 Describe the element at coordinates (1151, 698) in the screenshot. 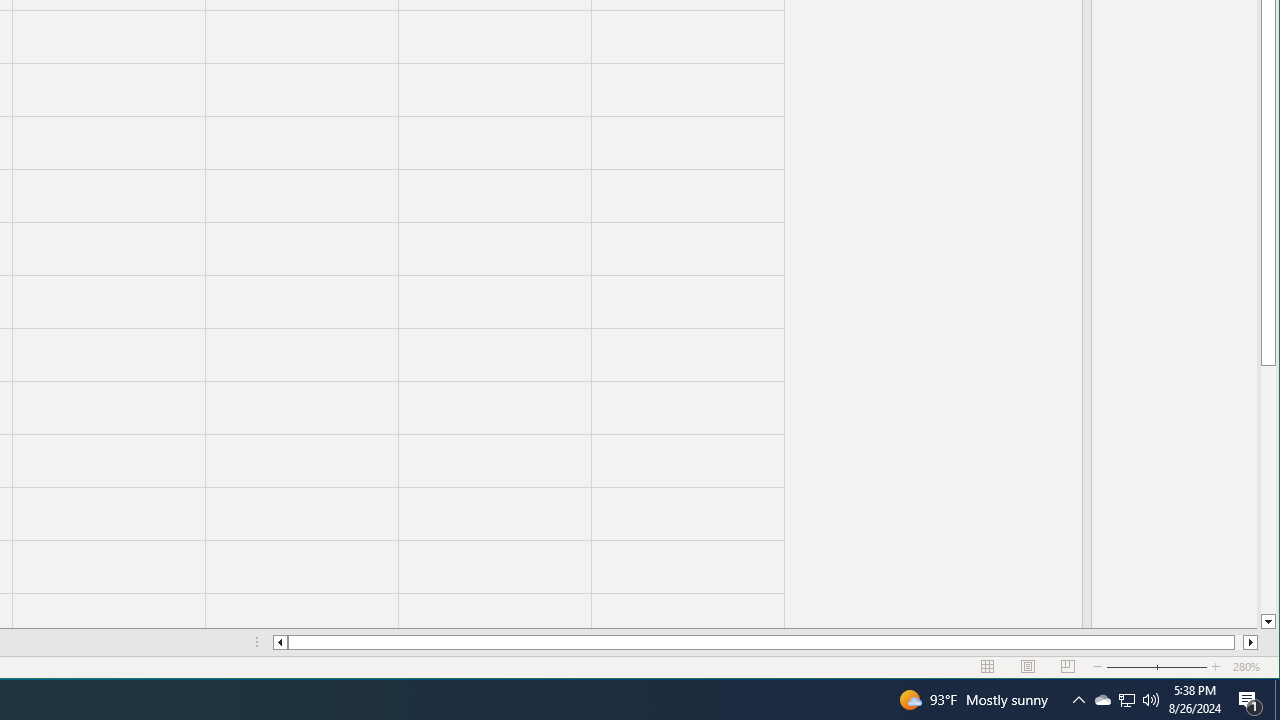

I see `'Q2790: 100%'` at that location.